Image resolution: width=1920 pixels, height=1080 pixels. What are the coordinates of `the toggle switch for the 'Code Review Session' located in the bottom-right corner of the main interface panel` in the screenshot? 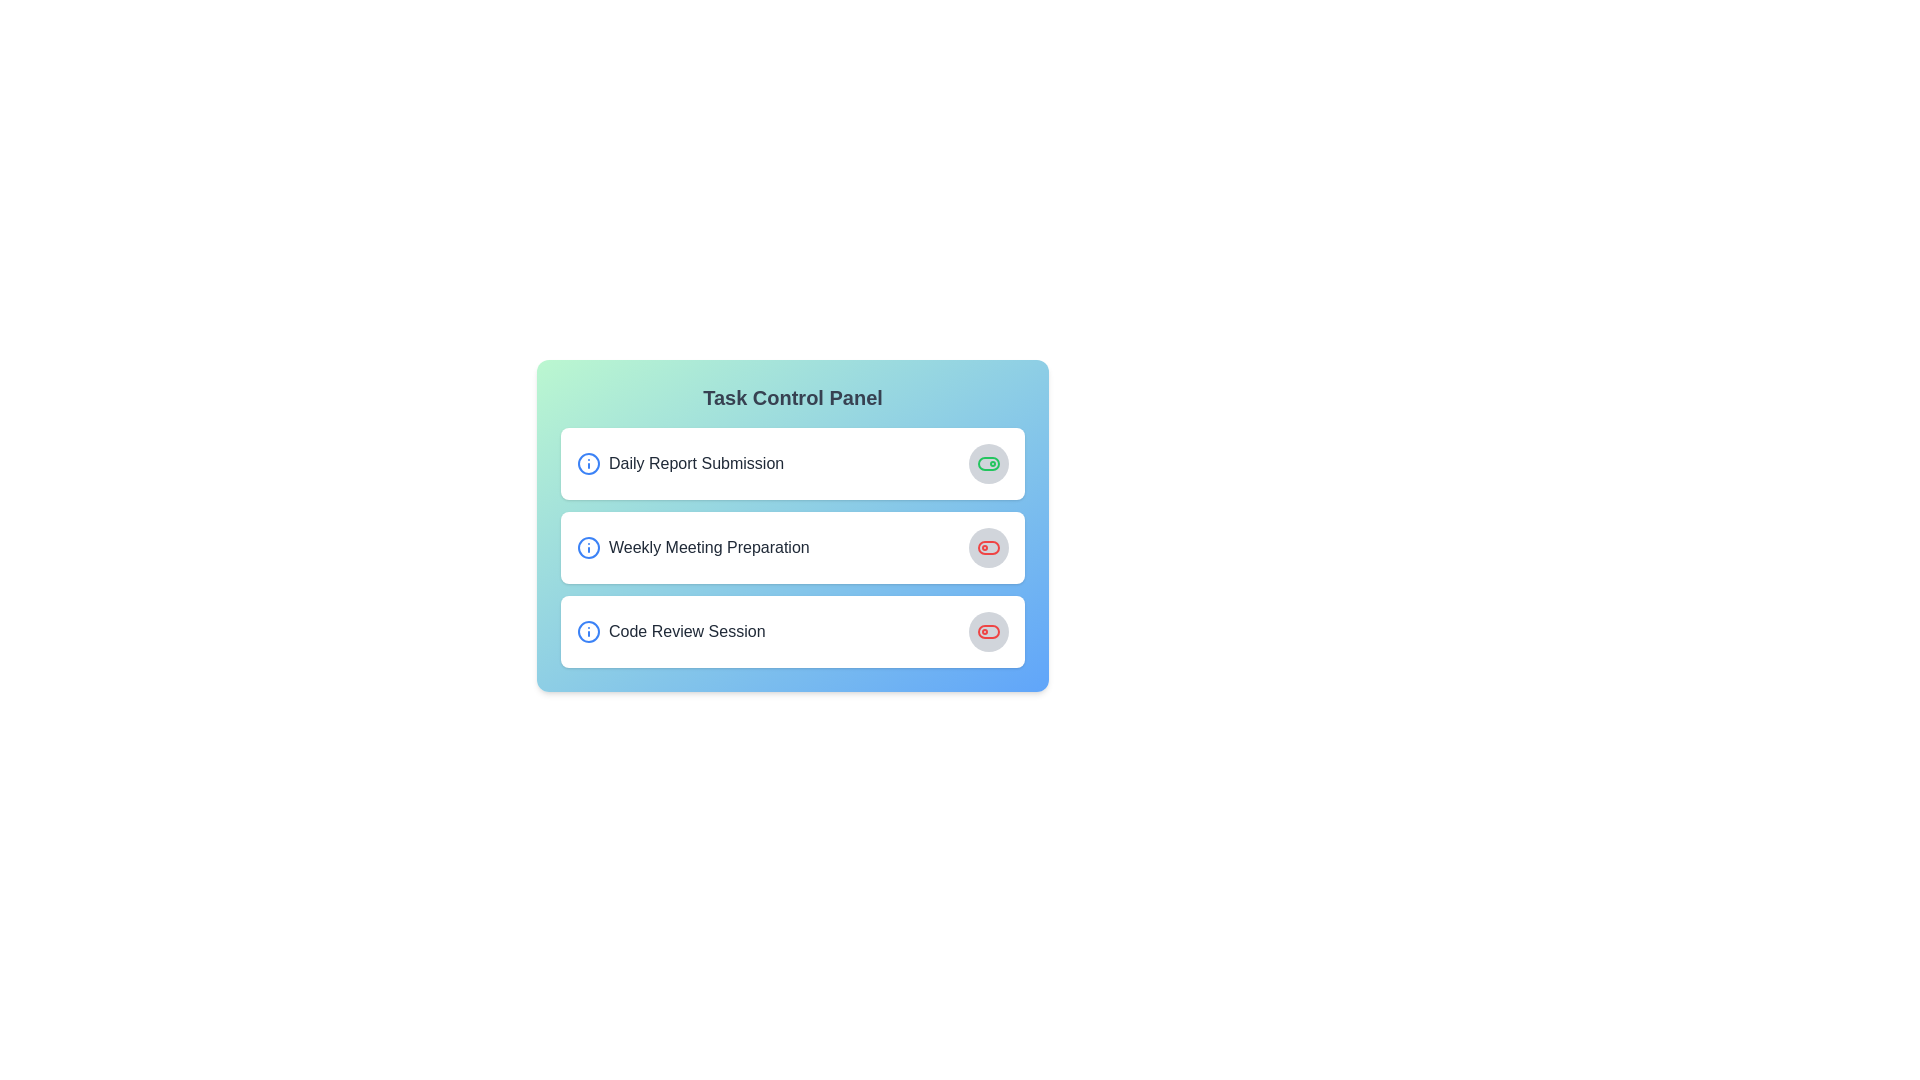 It's located at (988, 632).